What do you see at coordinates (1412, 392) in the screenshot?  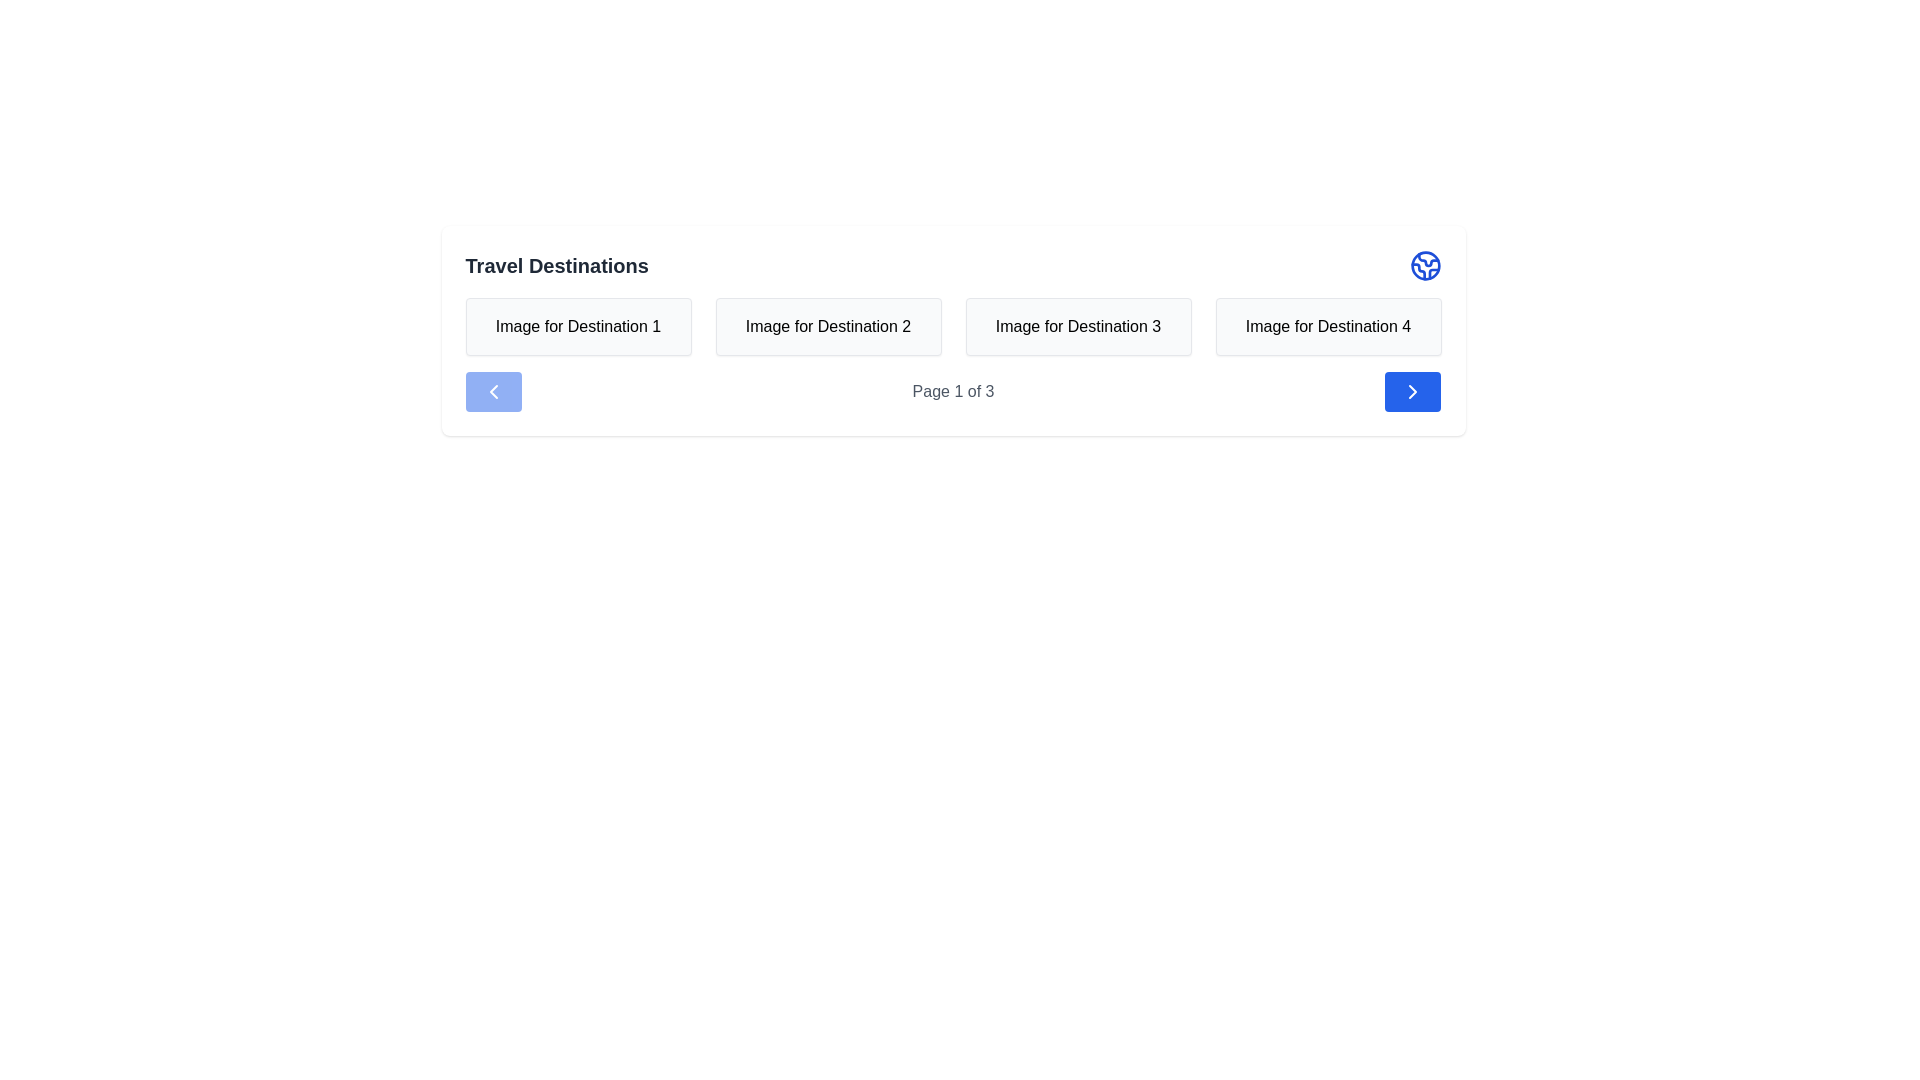 I see `the blue rectangular button with rounded corners and a white chevron pointing to the right, located at the rightmost section of the horizontal navigation bar` at bounding box center [1412, 392].